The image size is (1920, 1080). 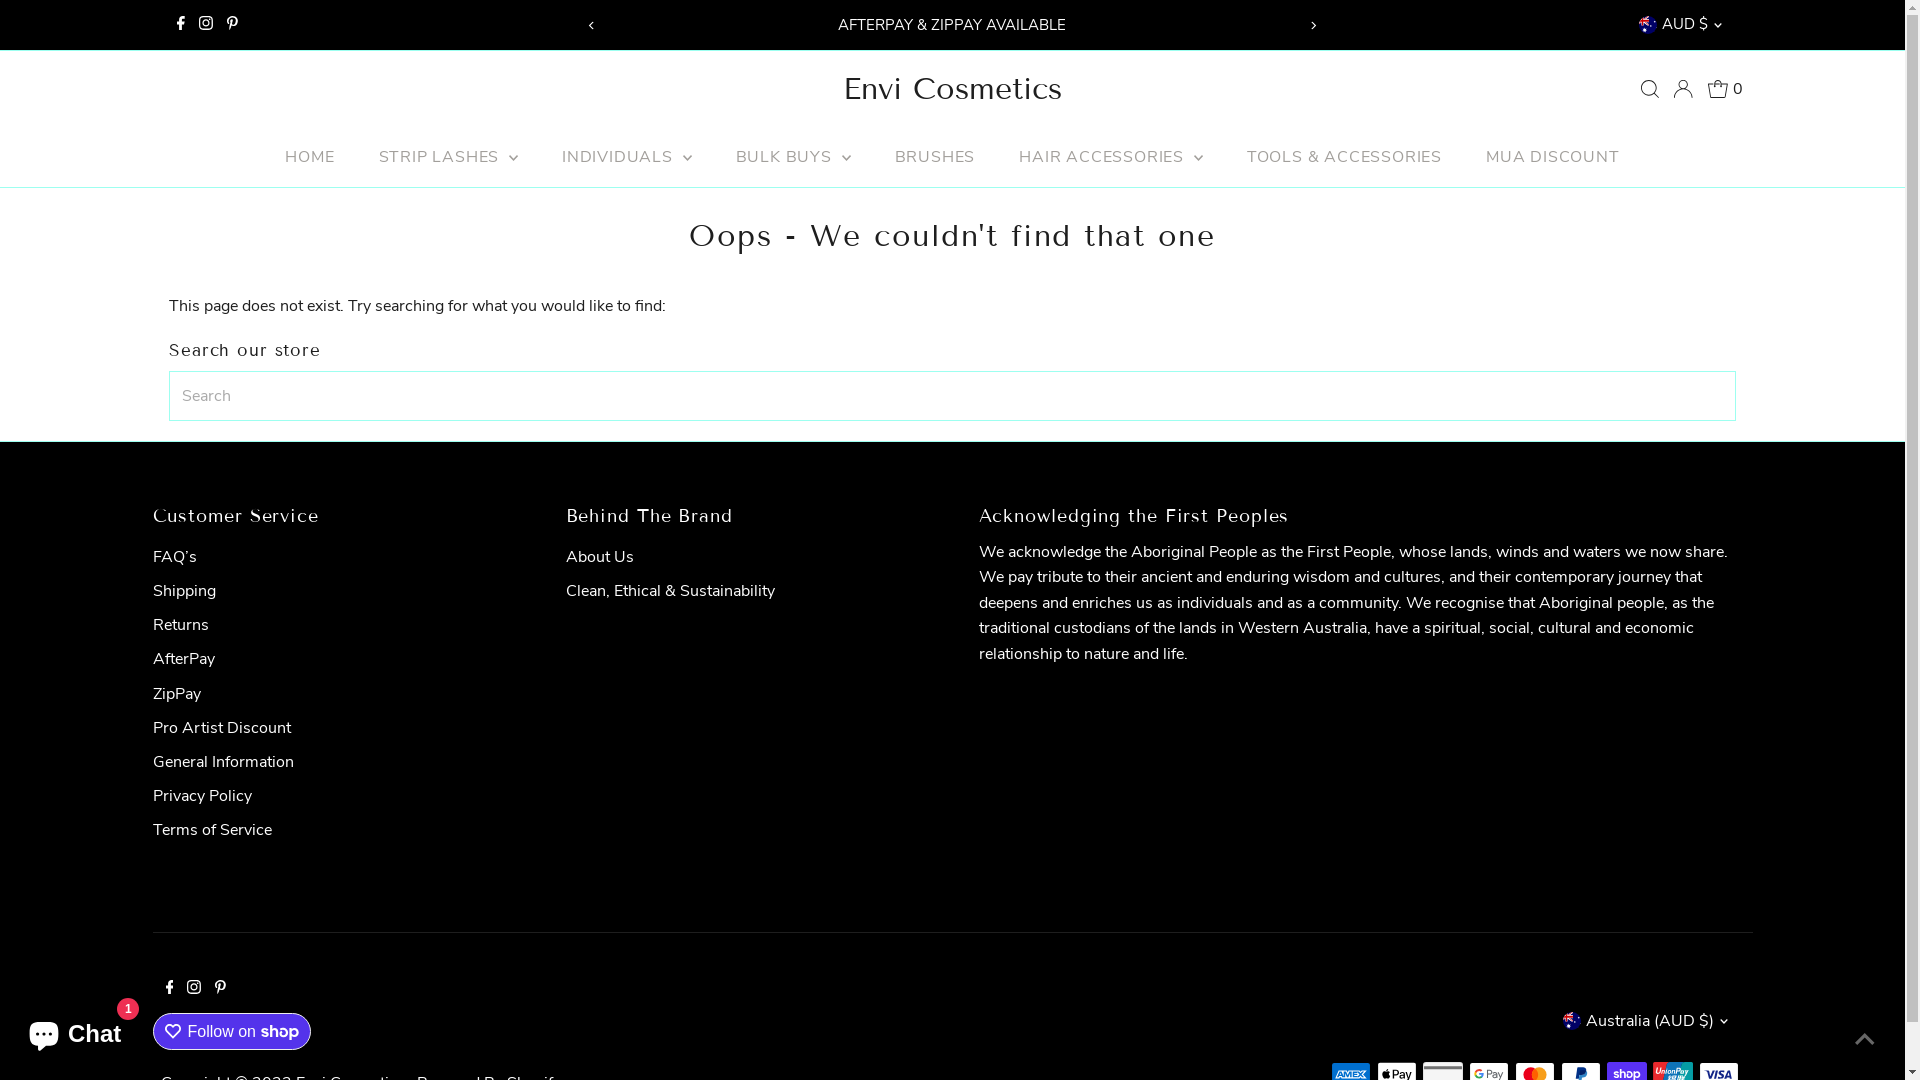 What do you see at coordinates (599, 556) in the screenshot?
I see `'About Us'` at bounding box center [599, 556].